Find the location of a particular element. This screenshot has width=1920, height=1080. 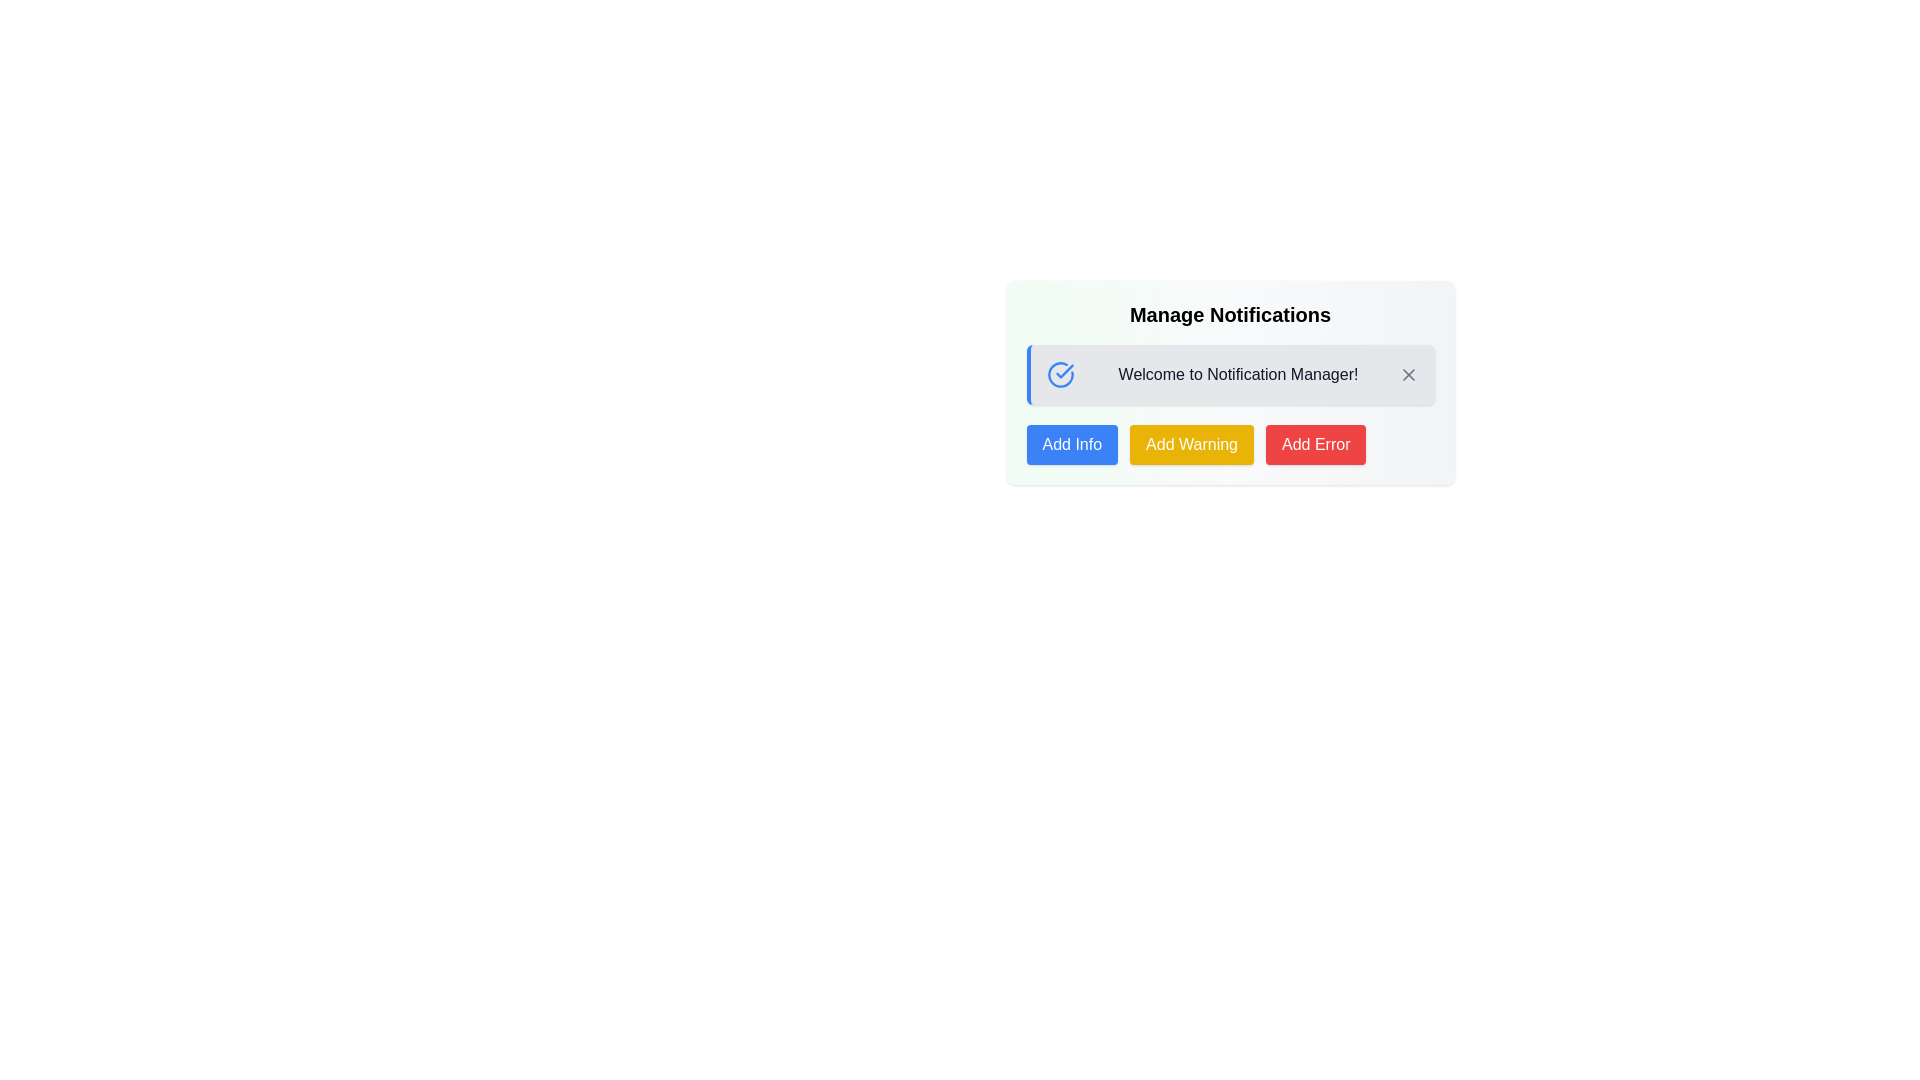

the Close icon located at the top-right corner of the notification box, which is used for dismissing or closing notifications is located at coordinates (1407, 374).